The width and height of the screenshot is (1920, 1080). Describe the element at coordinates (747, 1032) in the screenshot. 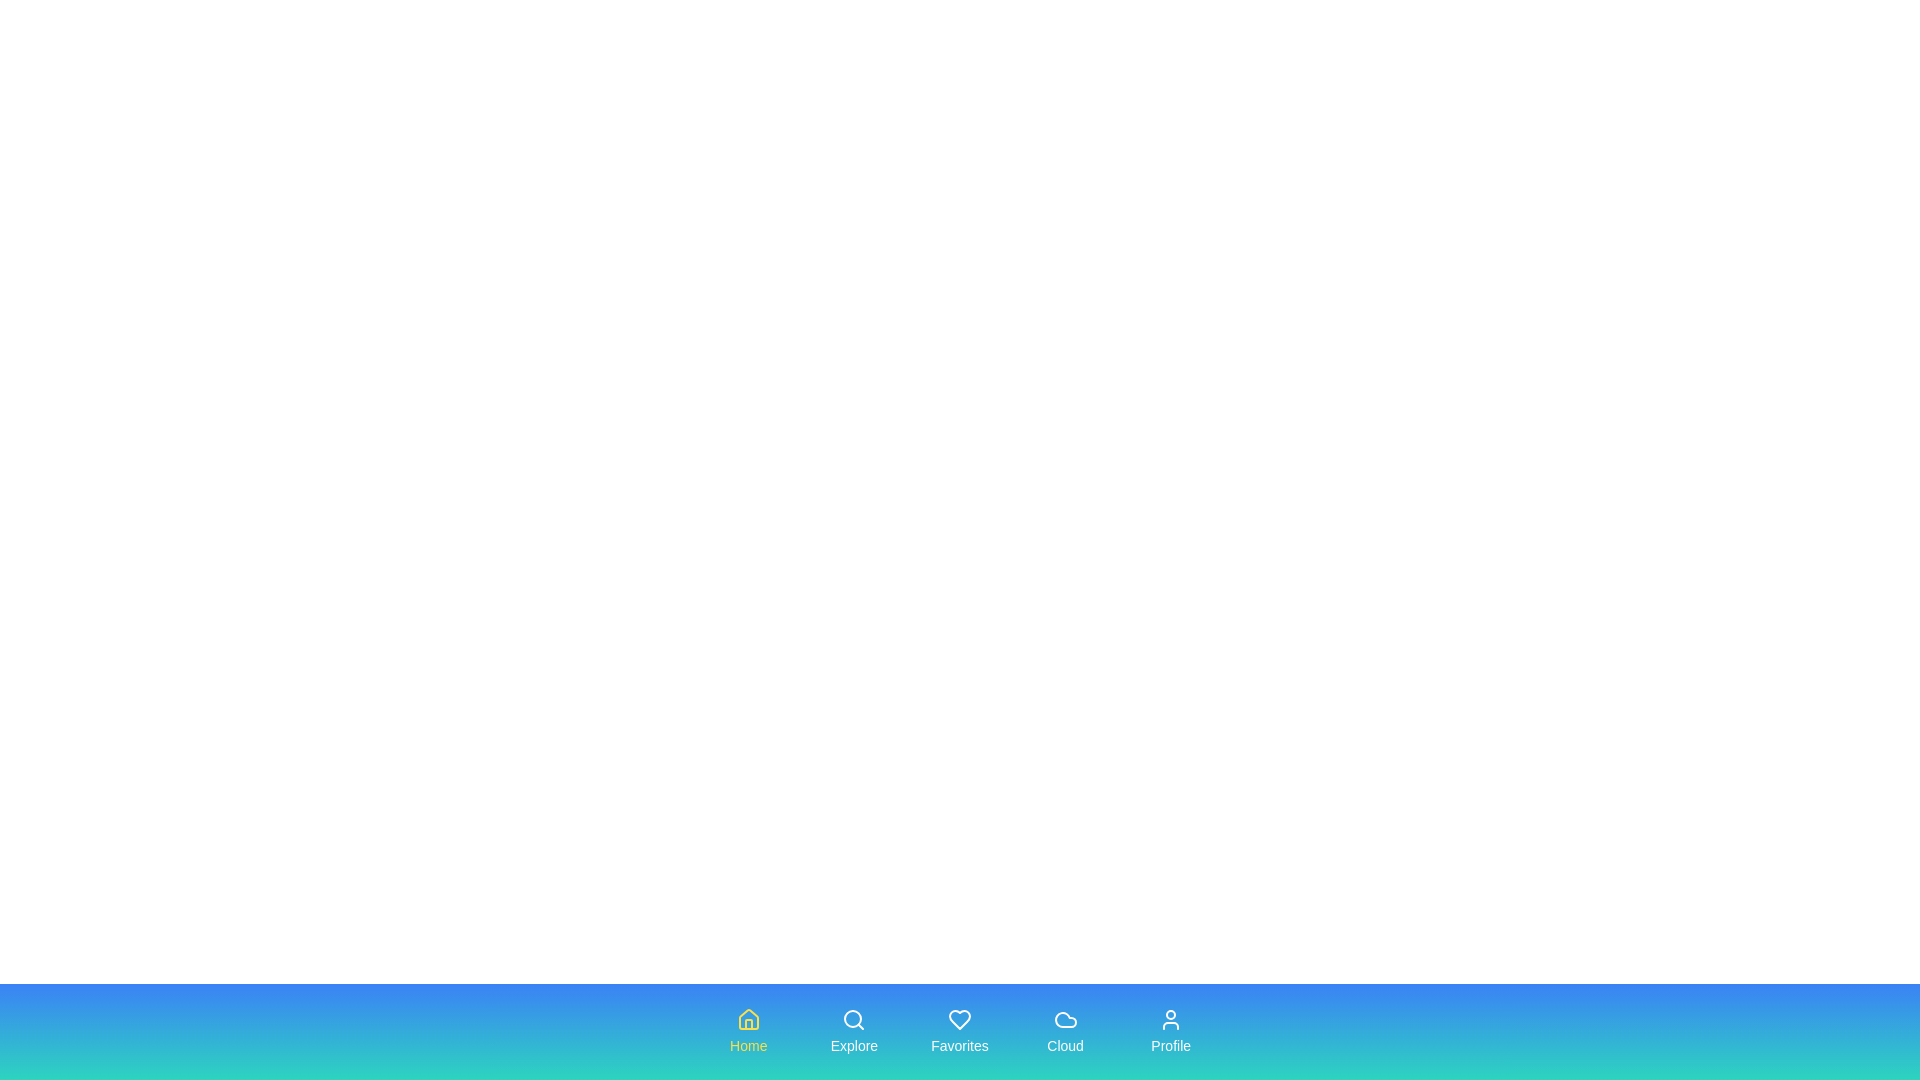

I see `the tab labeled Home` at that location.